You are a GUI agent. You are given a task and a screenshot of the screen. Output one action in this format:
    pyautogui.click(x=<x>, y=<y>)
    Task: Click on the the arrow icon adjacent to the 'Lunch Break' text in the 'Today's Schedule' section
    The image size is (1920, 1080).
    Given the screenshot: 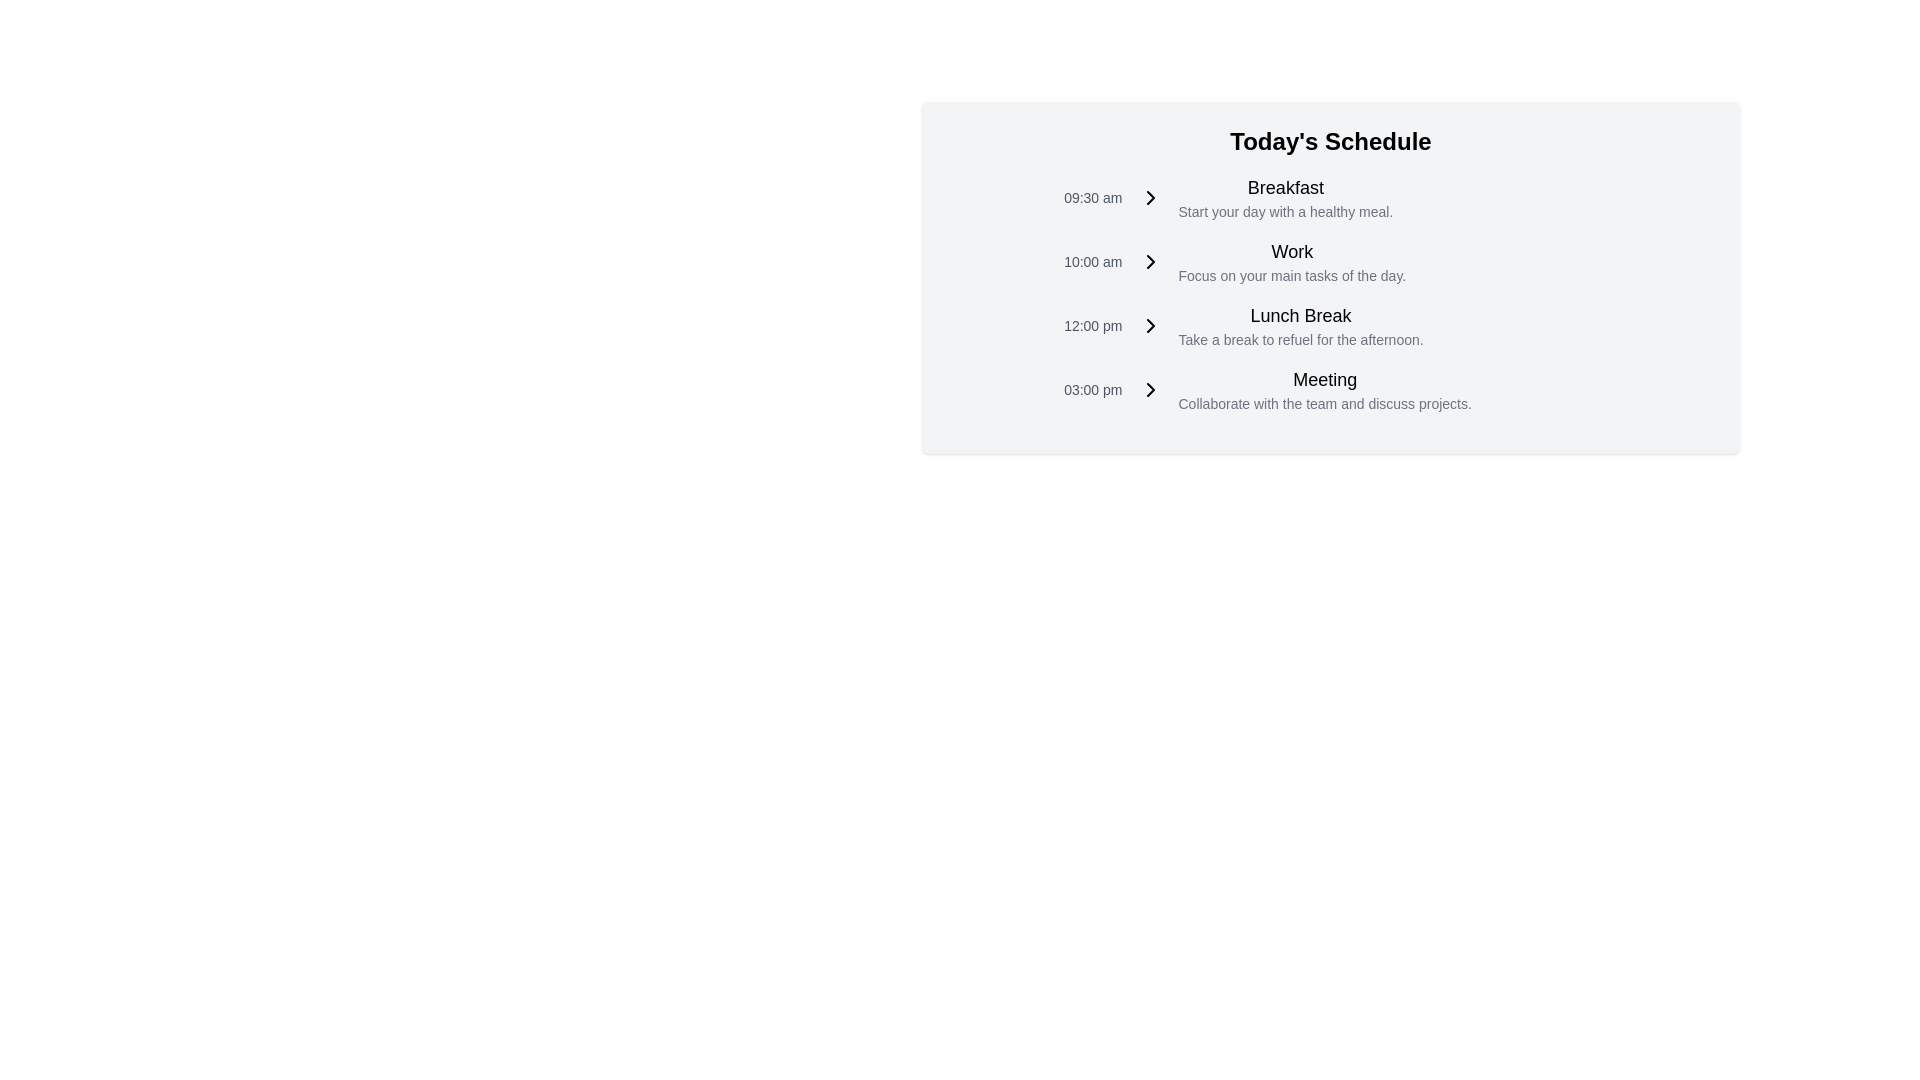 What is the action you would take?
    pyautogui.click(x=1150, y=325)
    